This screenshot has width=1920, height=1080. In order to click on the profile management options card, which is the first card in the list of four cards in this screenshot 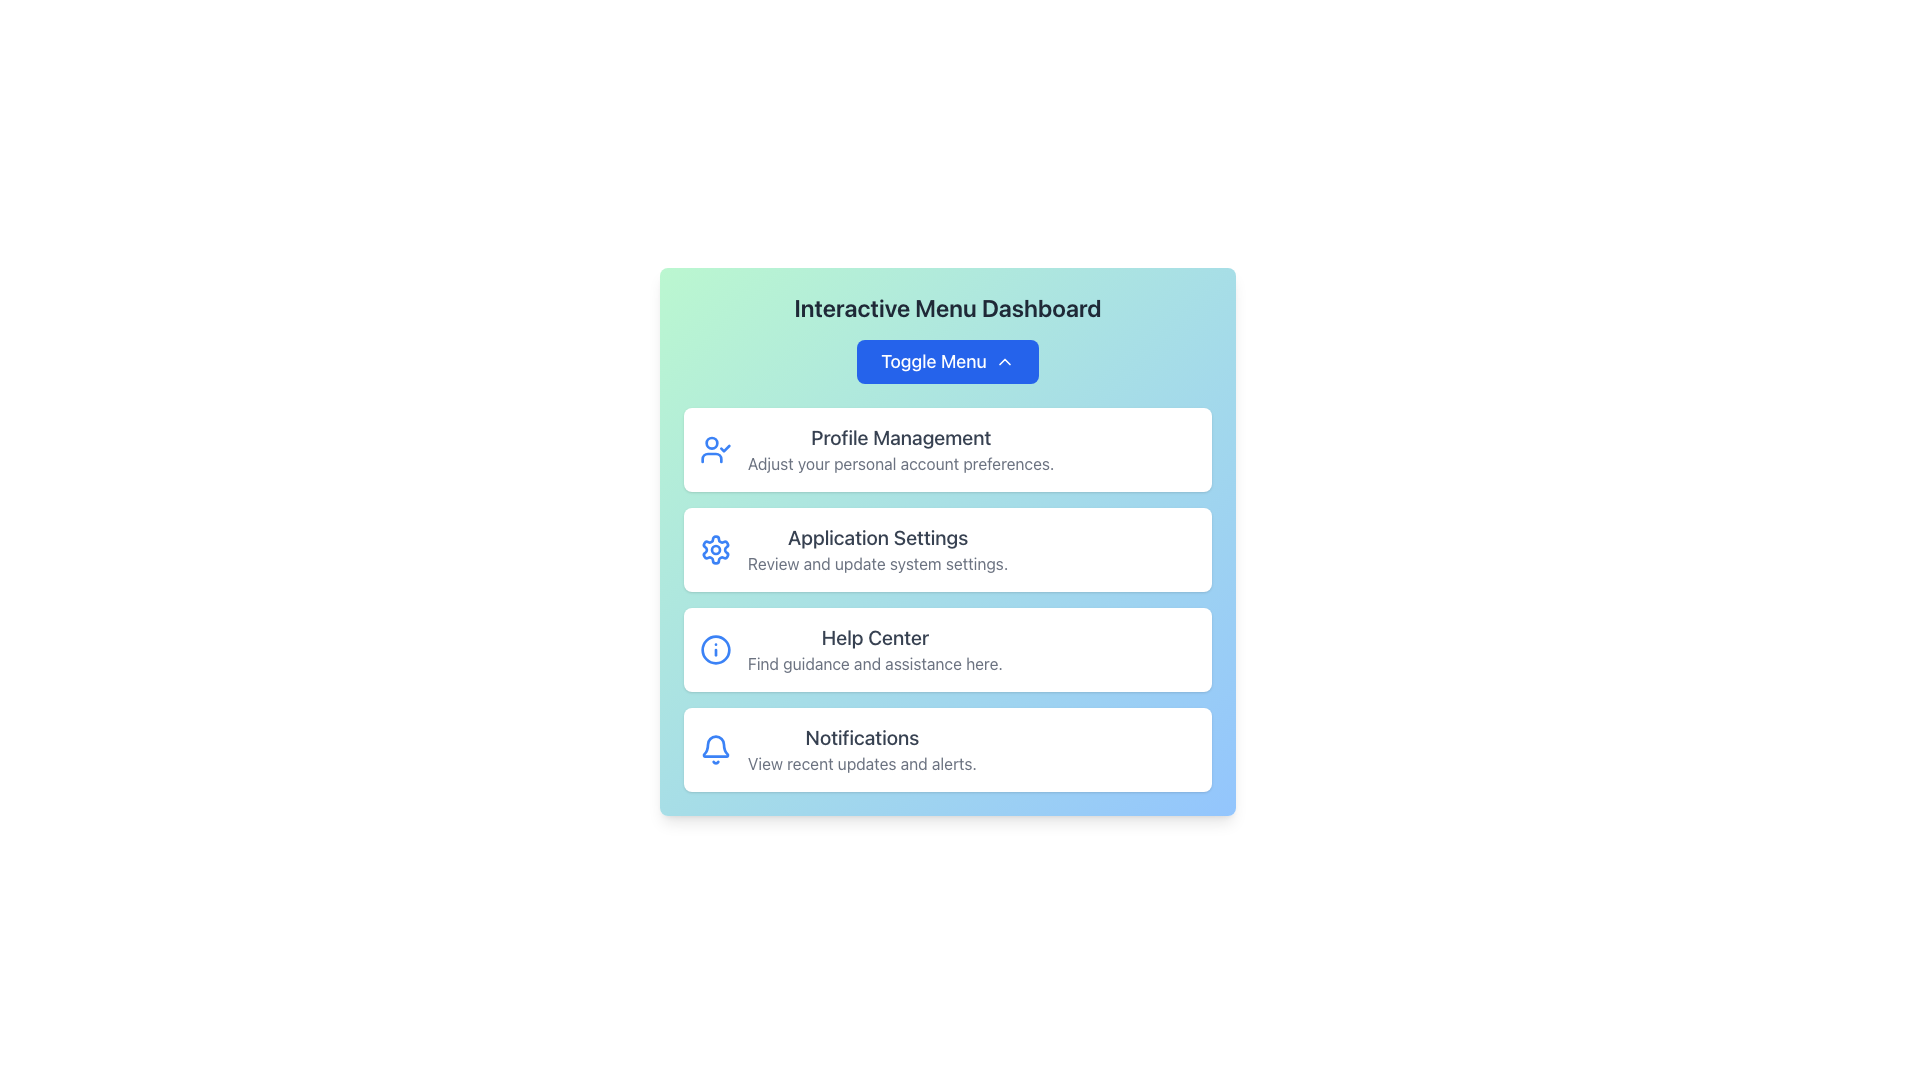, I will do `click(947, 450)`.